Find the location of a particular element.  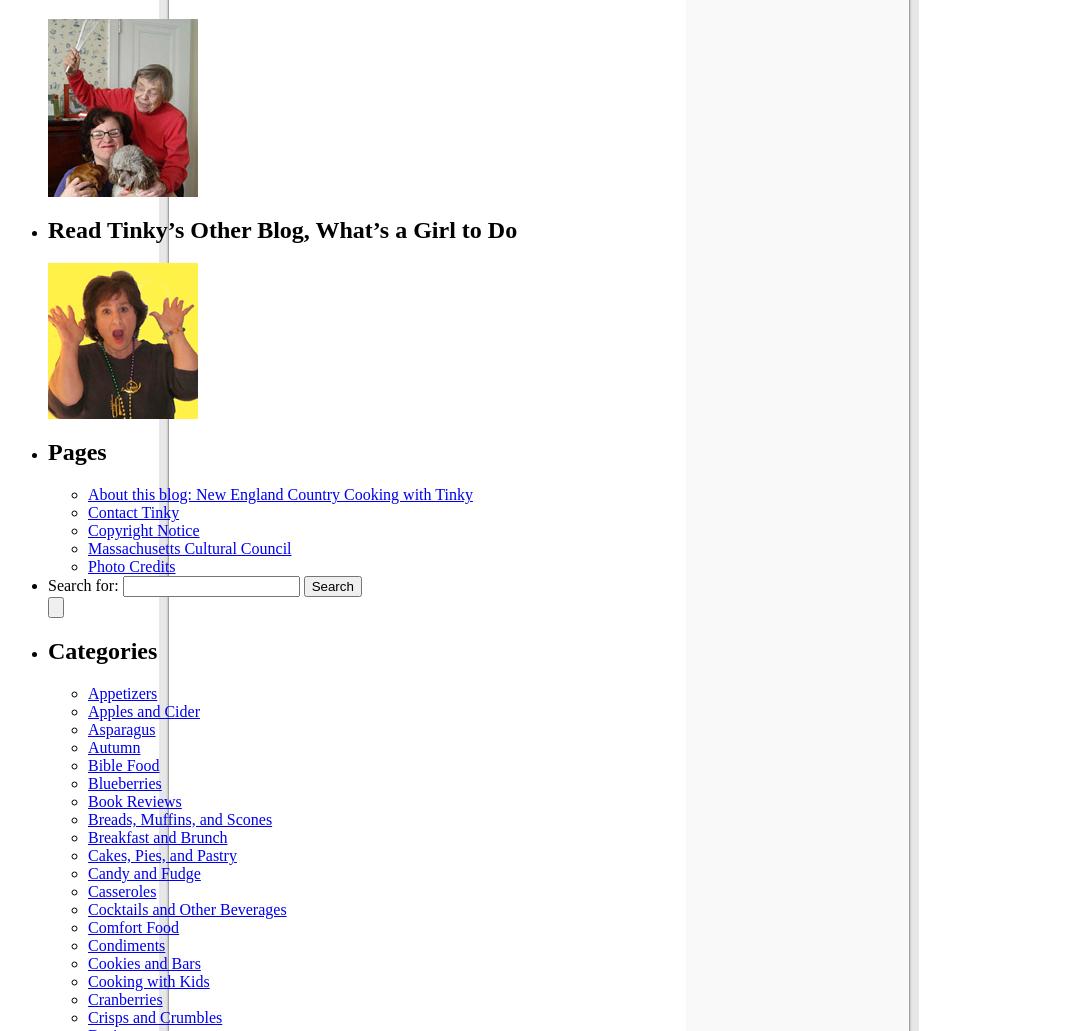

'Bible Food' is located at coordinates (122, 764).